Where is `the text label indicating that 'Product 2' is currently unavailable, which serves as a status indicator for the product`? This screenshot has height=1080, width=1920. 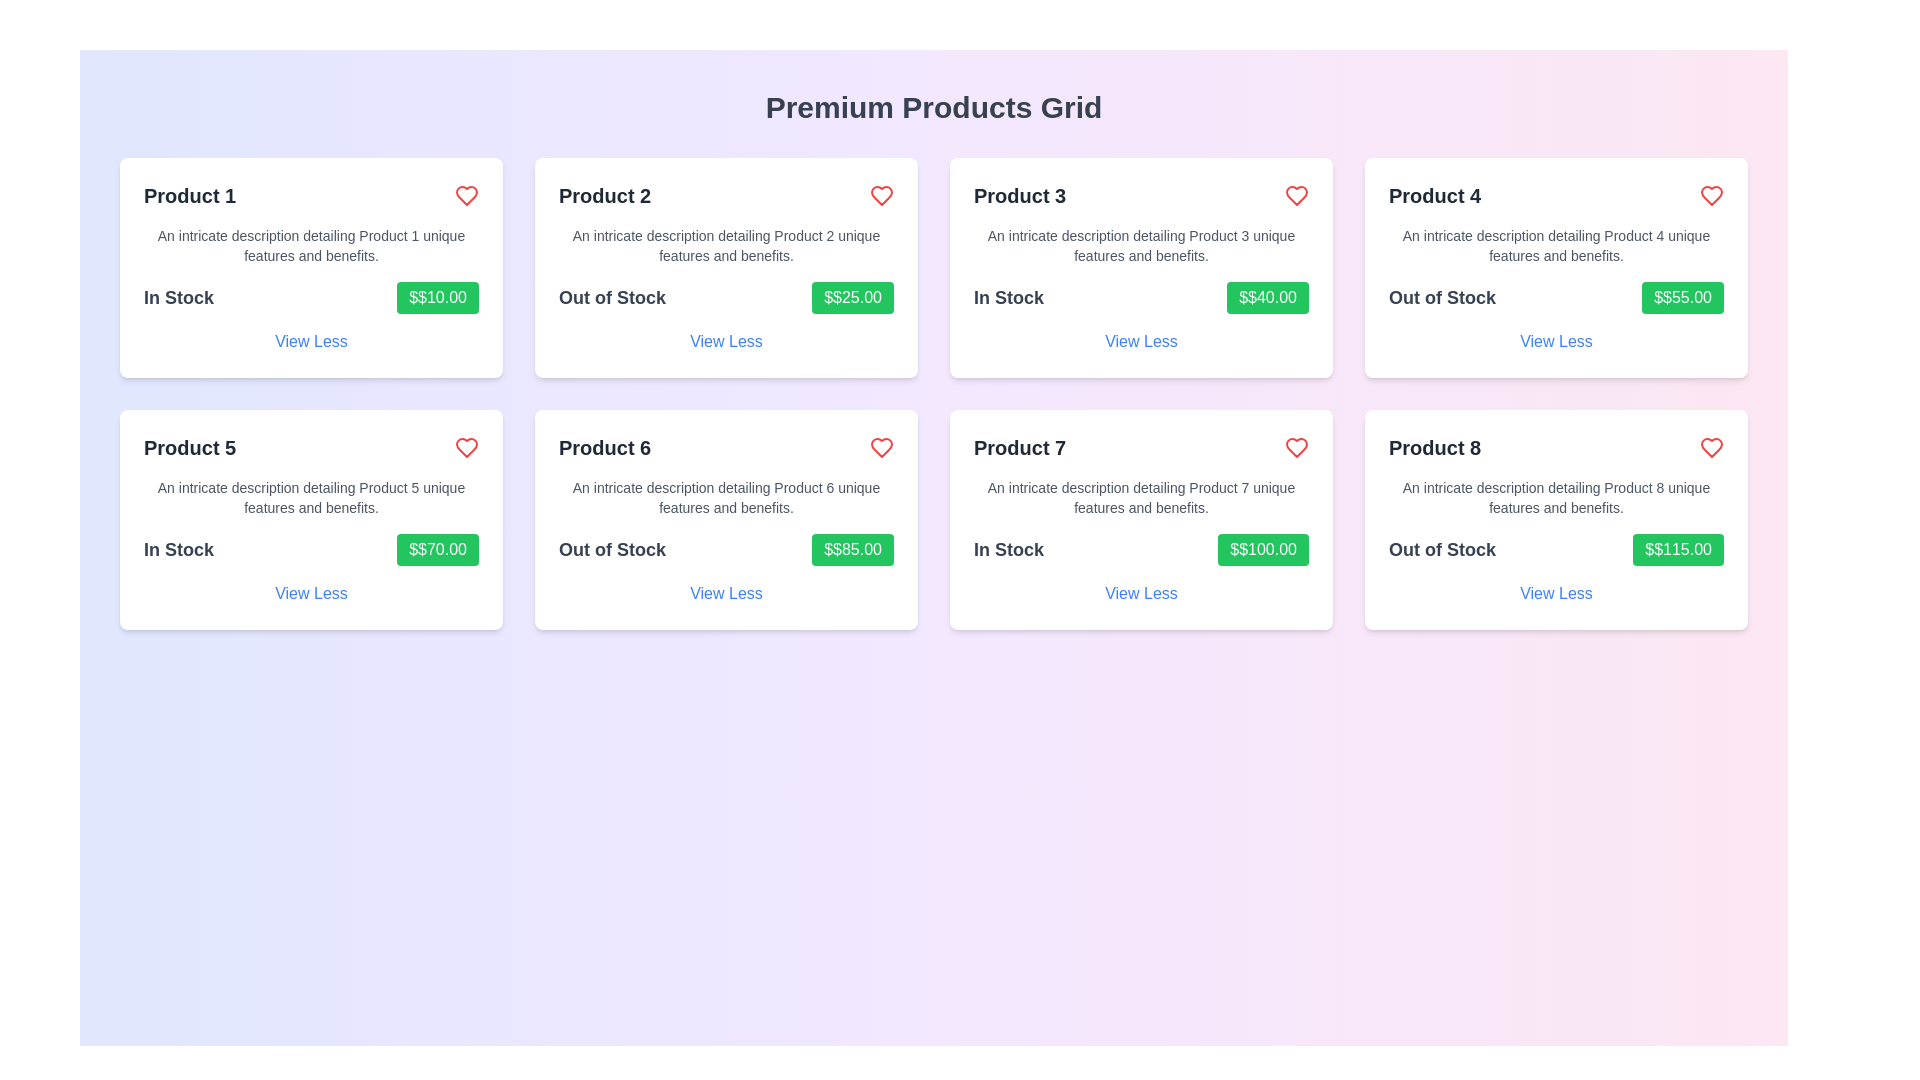
the text label indicating that 'Product 2' is currently unavailable, which serves as a status indicator for the product is located at coordinates (611, 297).